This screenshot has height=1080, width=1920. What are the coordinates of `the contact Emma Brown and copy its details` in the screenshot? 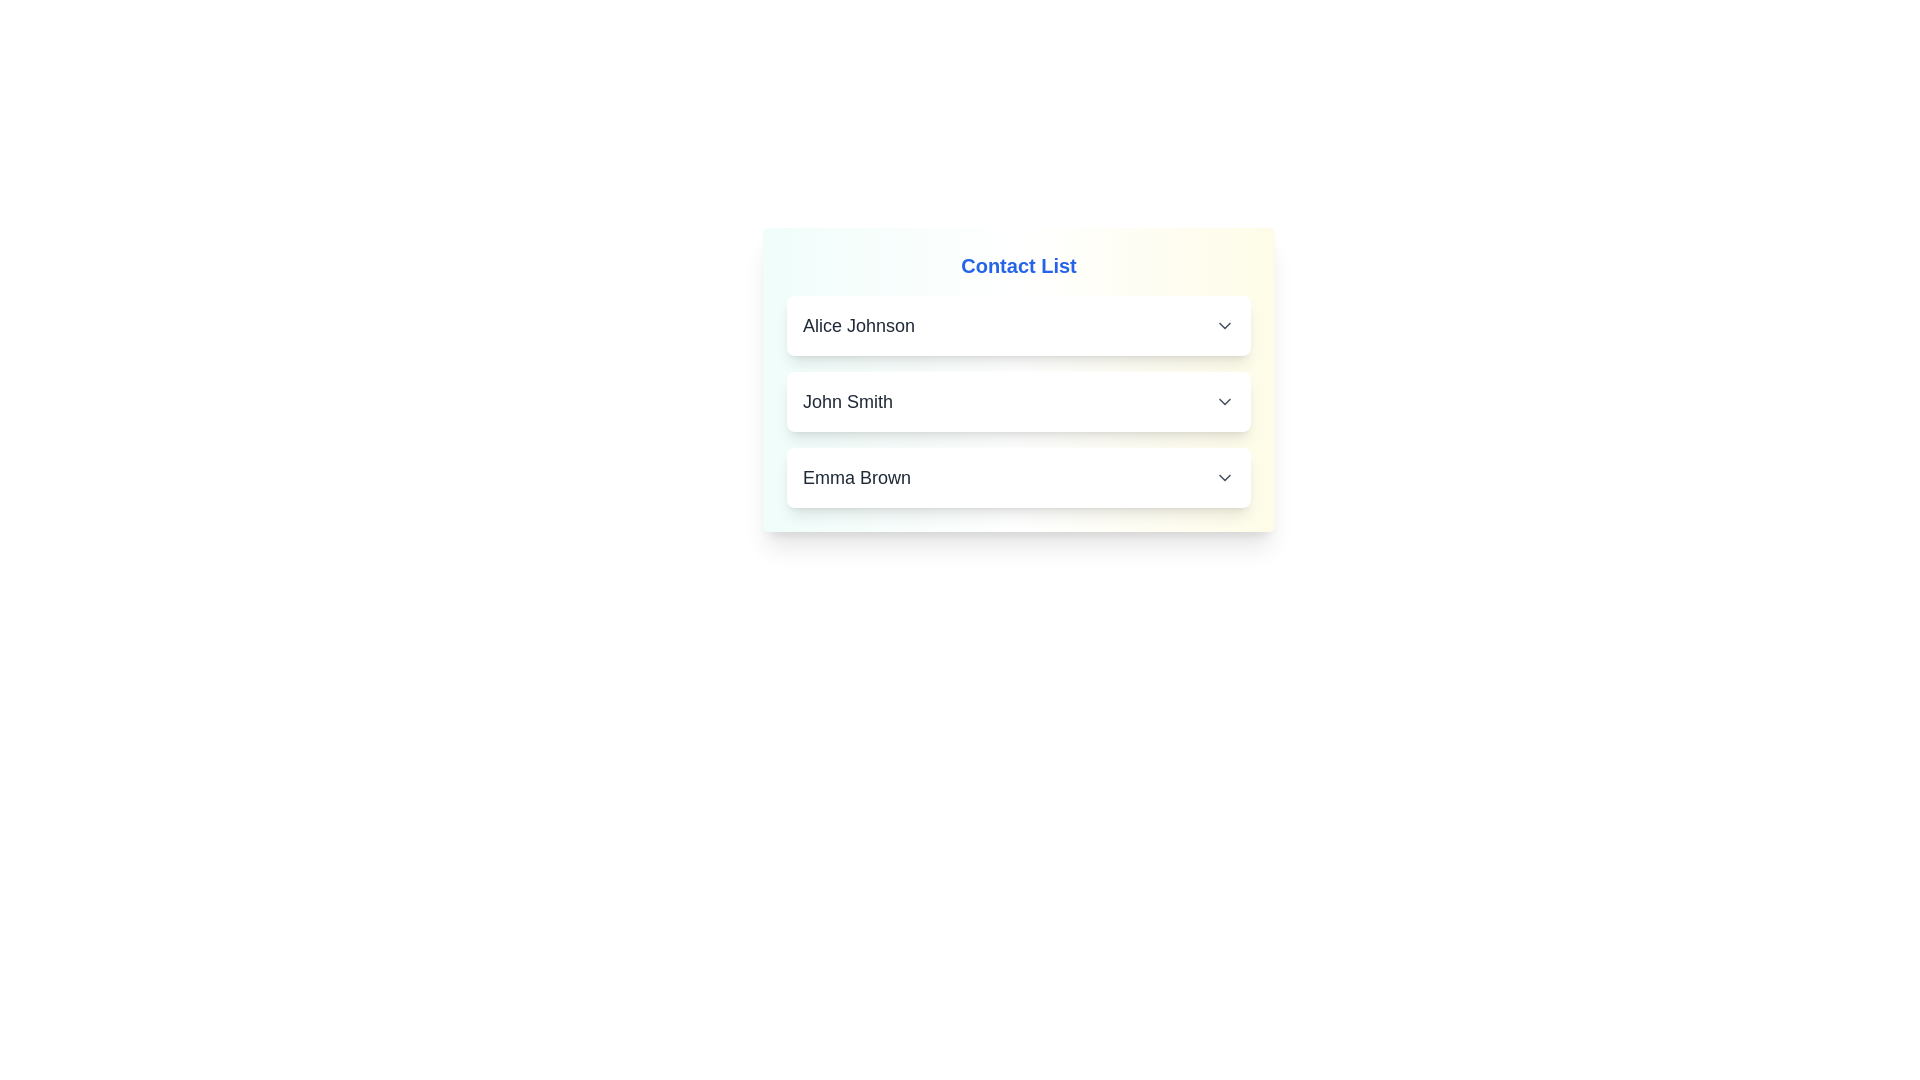 It's located at (1018, 478).